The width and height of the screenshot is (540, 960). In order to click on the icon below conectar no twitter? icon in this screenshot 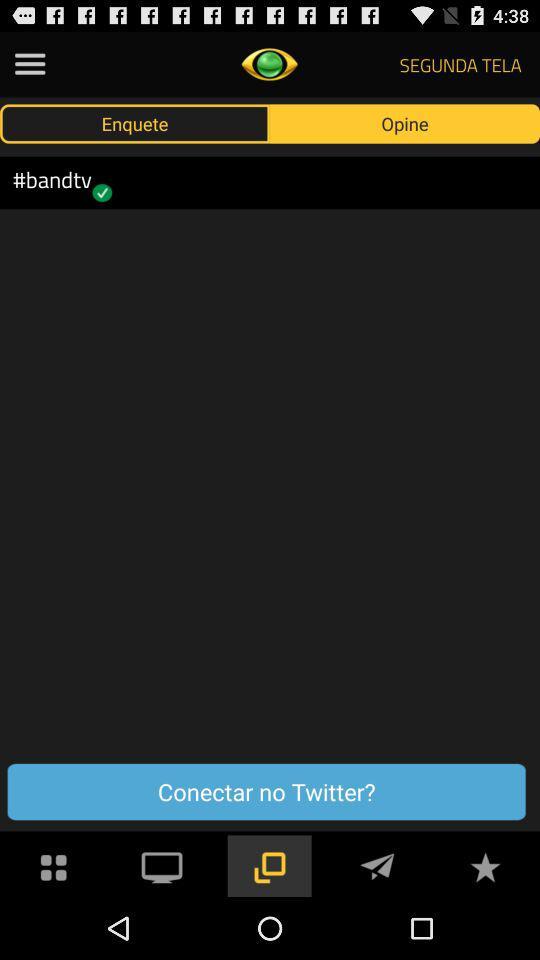, I will do `click(54, 864)`.